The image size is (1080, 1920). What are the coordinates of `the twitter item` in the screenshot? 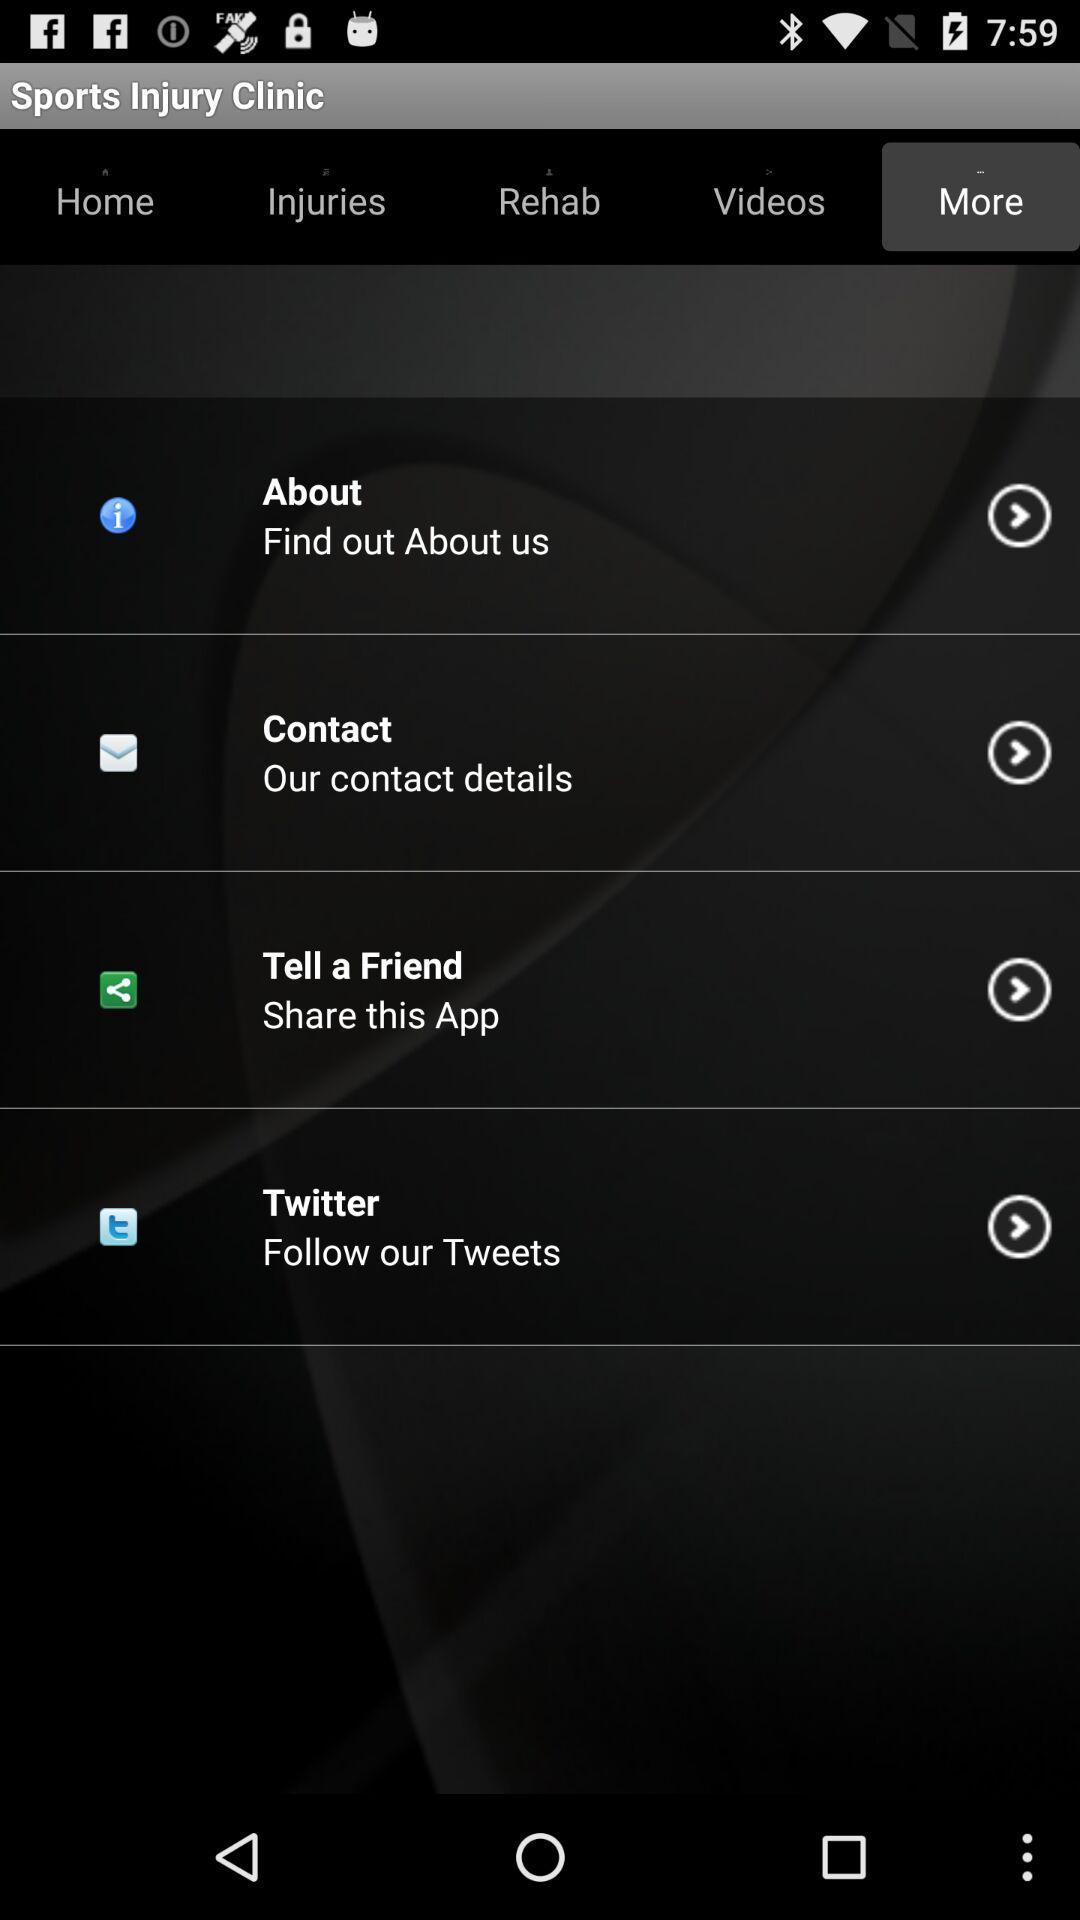 It's located at (319, 1200).